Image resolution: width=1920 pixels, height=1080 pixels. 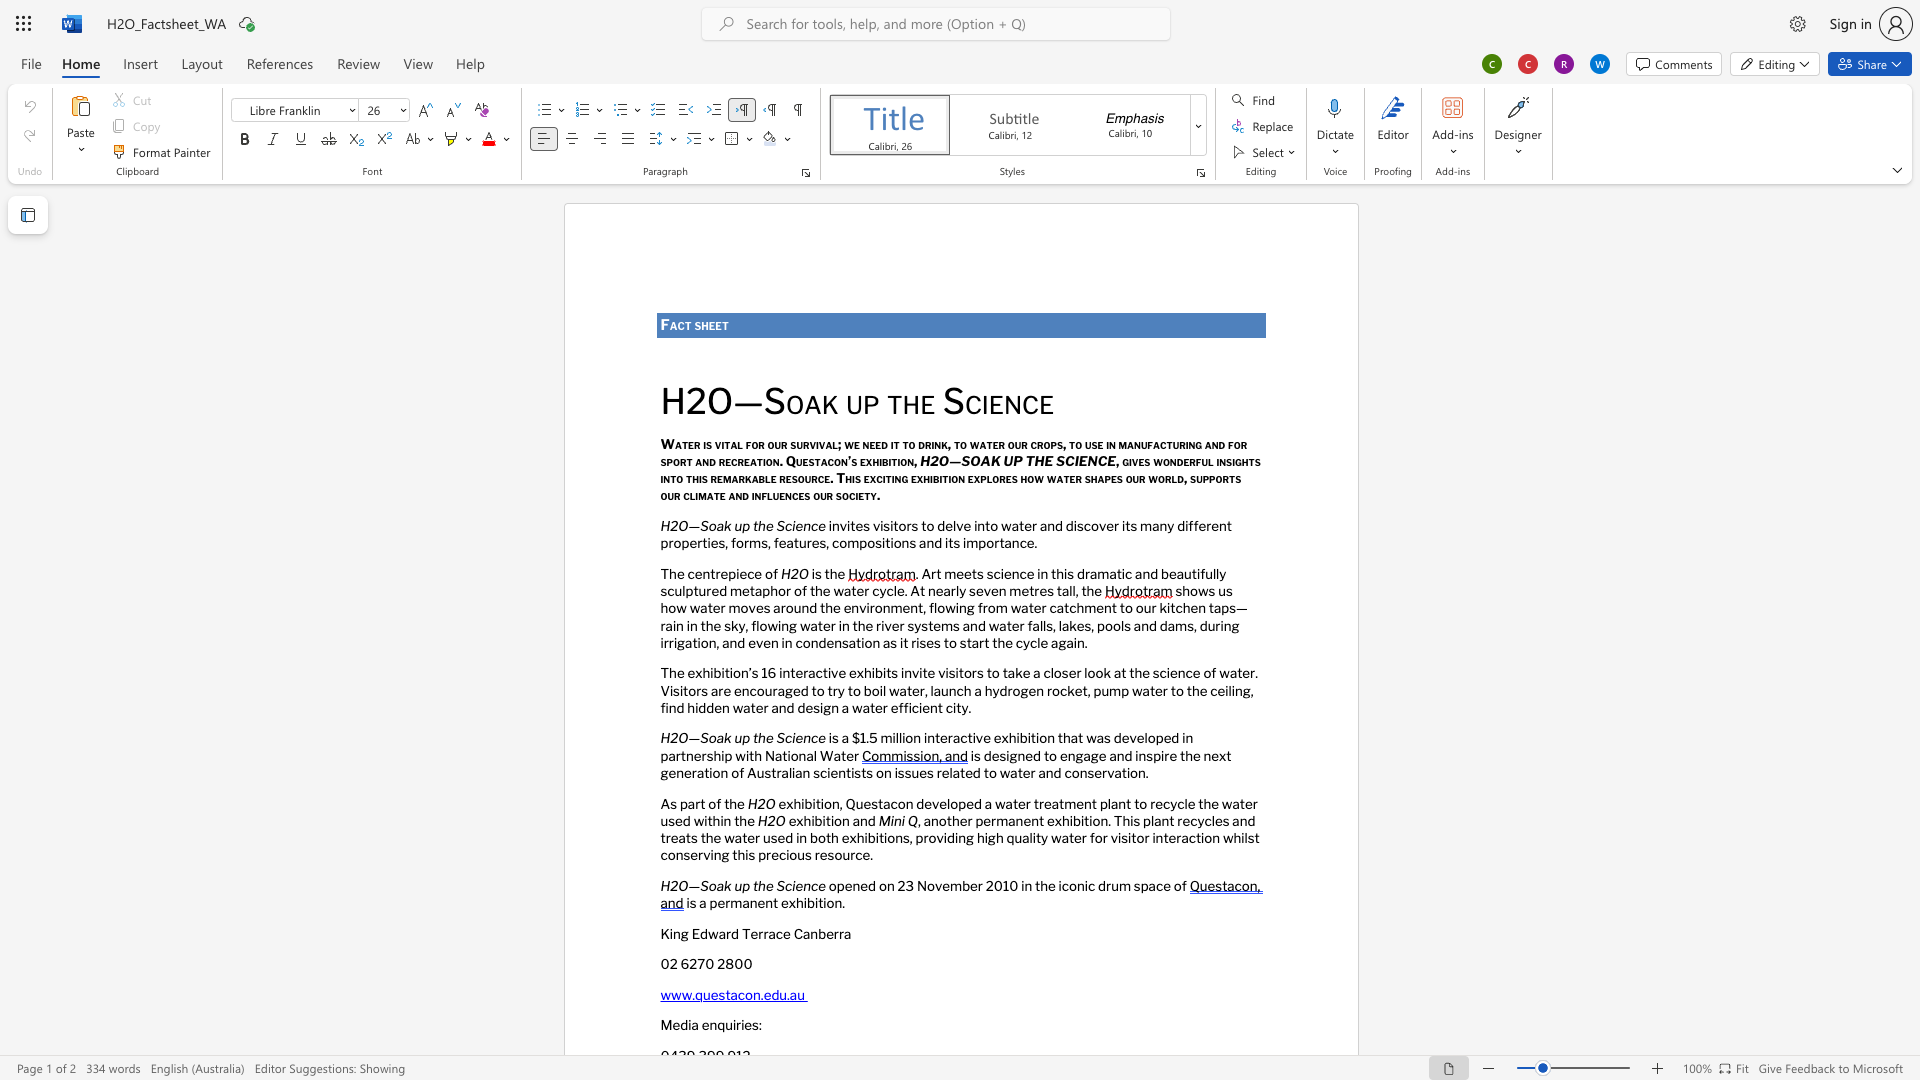 I want to click on the 4th character "t" in the text, so click(x=904, y=442).